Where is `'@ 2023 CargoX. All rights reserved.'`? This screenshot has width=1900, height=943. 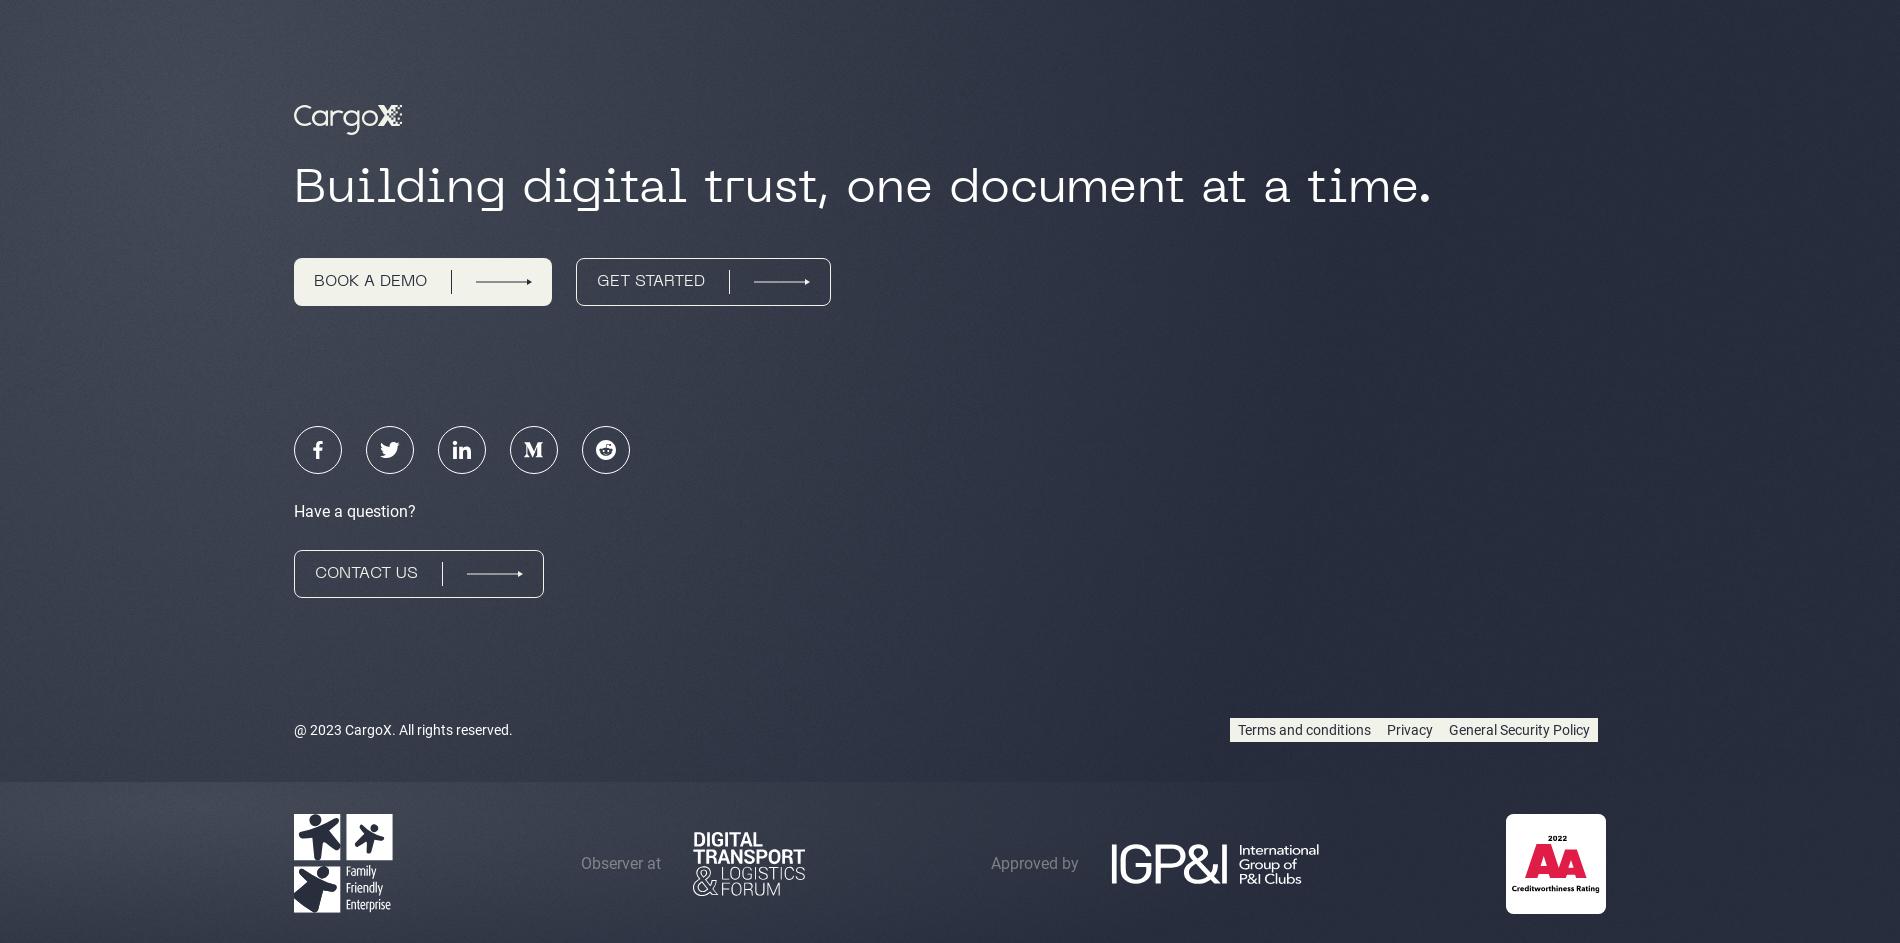
'@ 2023 CargoX. All rights reserved.' is located at coordinates (402, 728).